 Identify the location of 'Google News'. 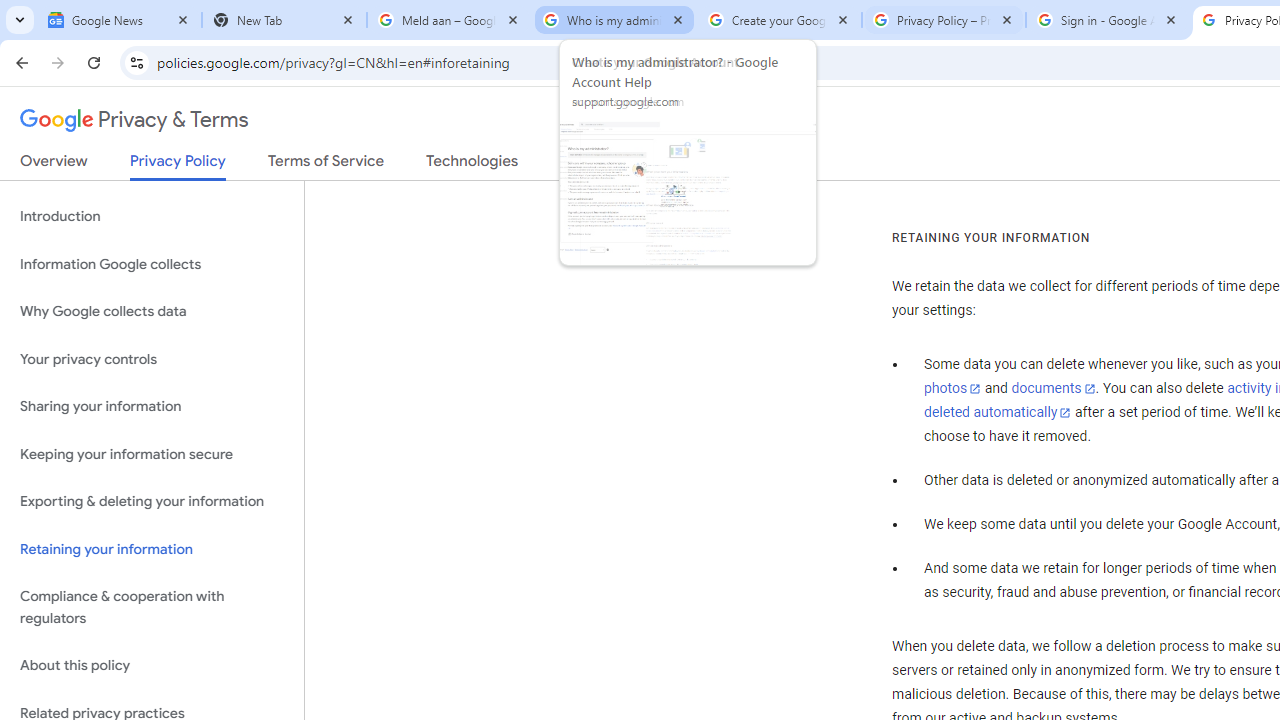
(118, 20).